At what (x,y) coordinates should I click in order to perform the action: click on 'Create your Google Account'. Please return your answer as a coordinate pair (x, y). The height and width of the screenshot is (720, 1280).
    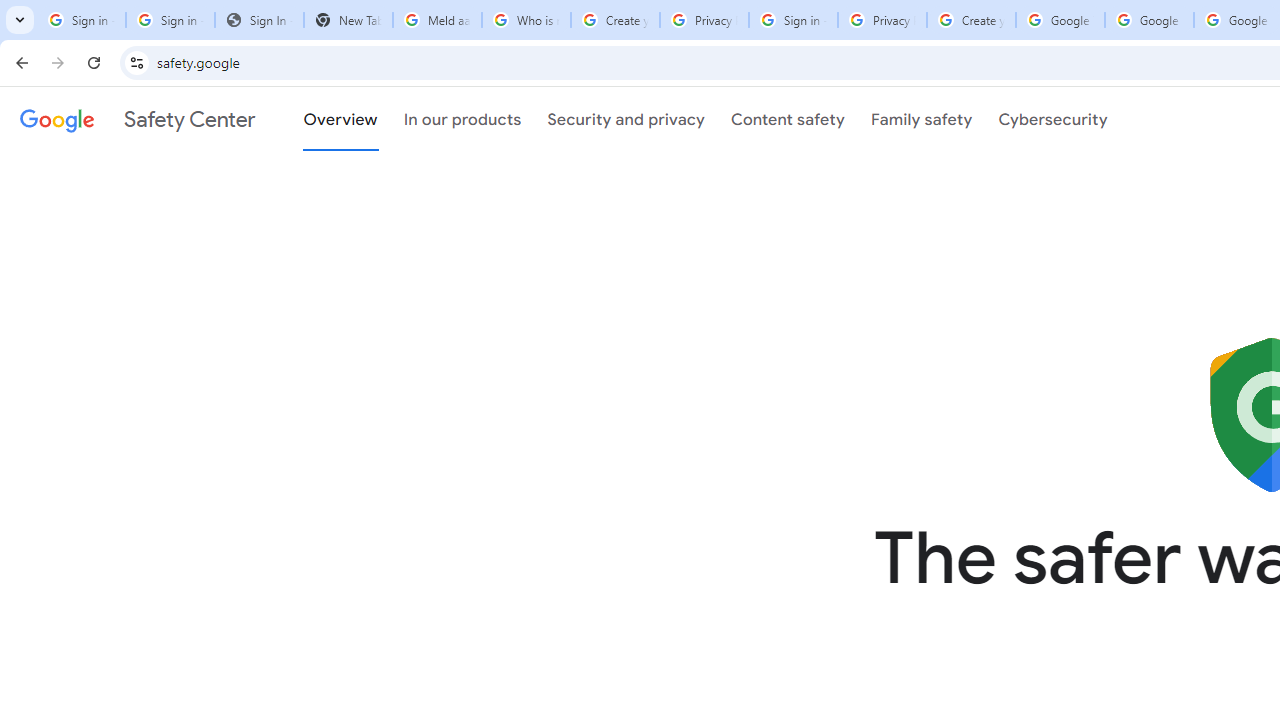
    Looking at the image, I should click on (971, 20).